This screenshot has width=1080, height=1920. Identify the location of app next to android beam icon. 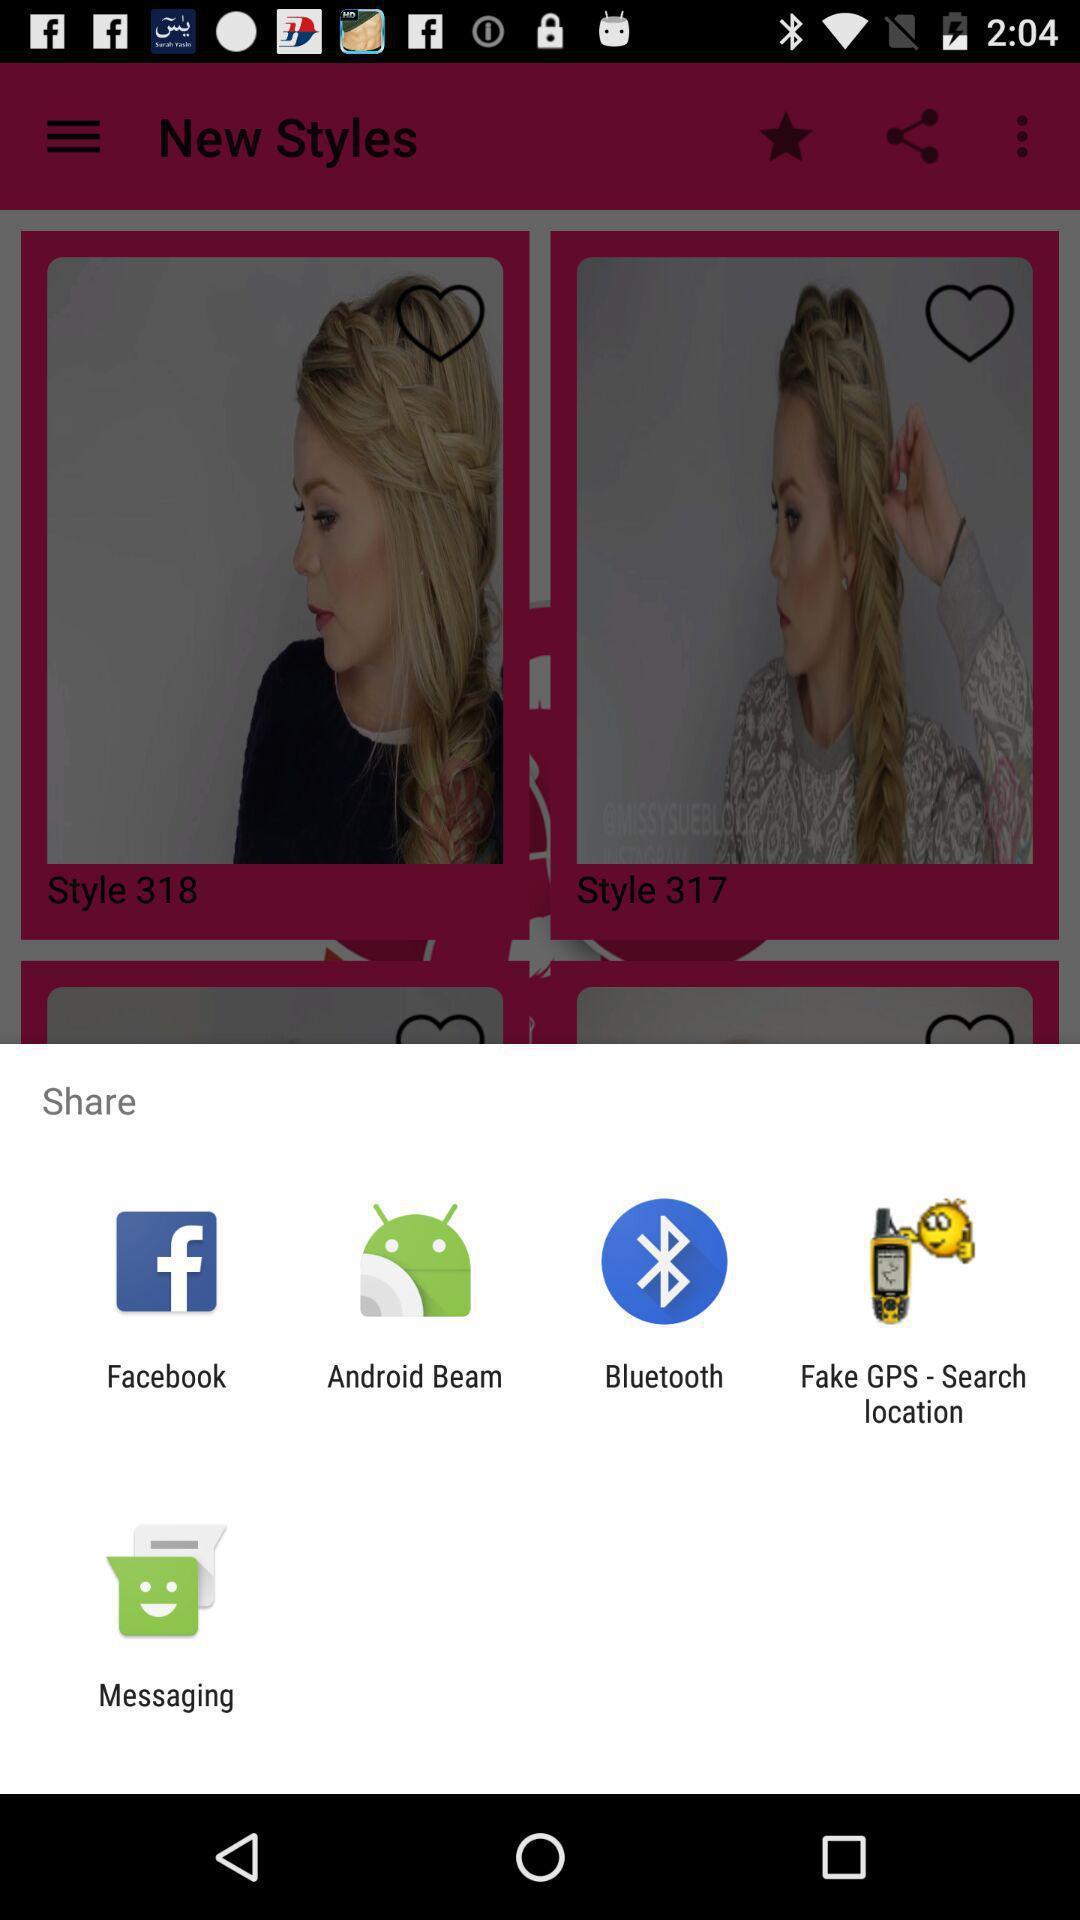
(664, 1392).